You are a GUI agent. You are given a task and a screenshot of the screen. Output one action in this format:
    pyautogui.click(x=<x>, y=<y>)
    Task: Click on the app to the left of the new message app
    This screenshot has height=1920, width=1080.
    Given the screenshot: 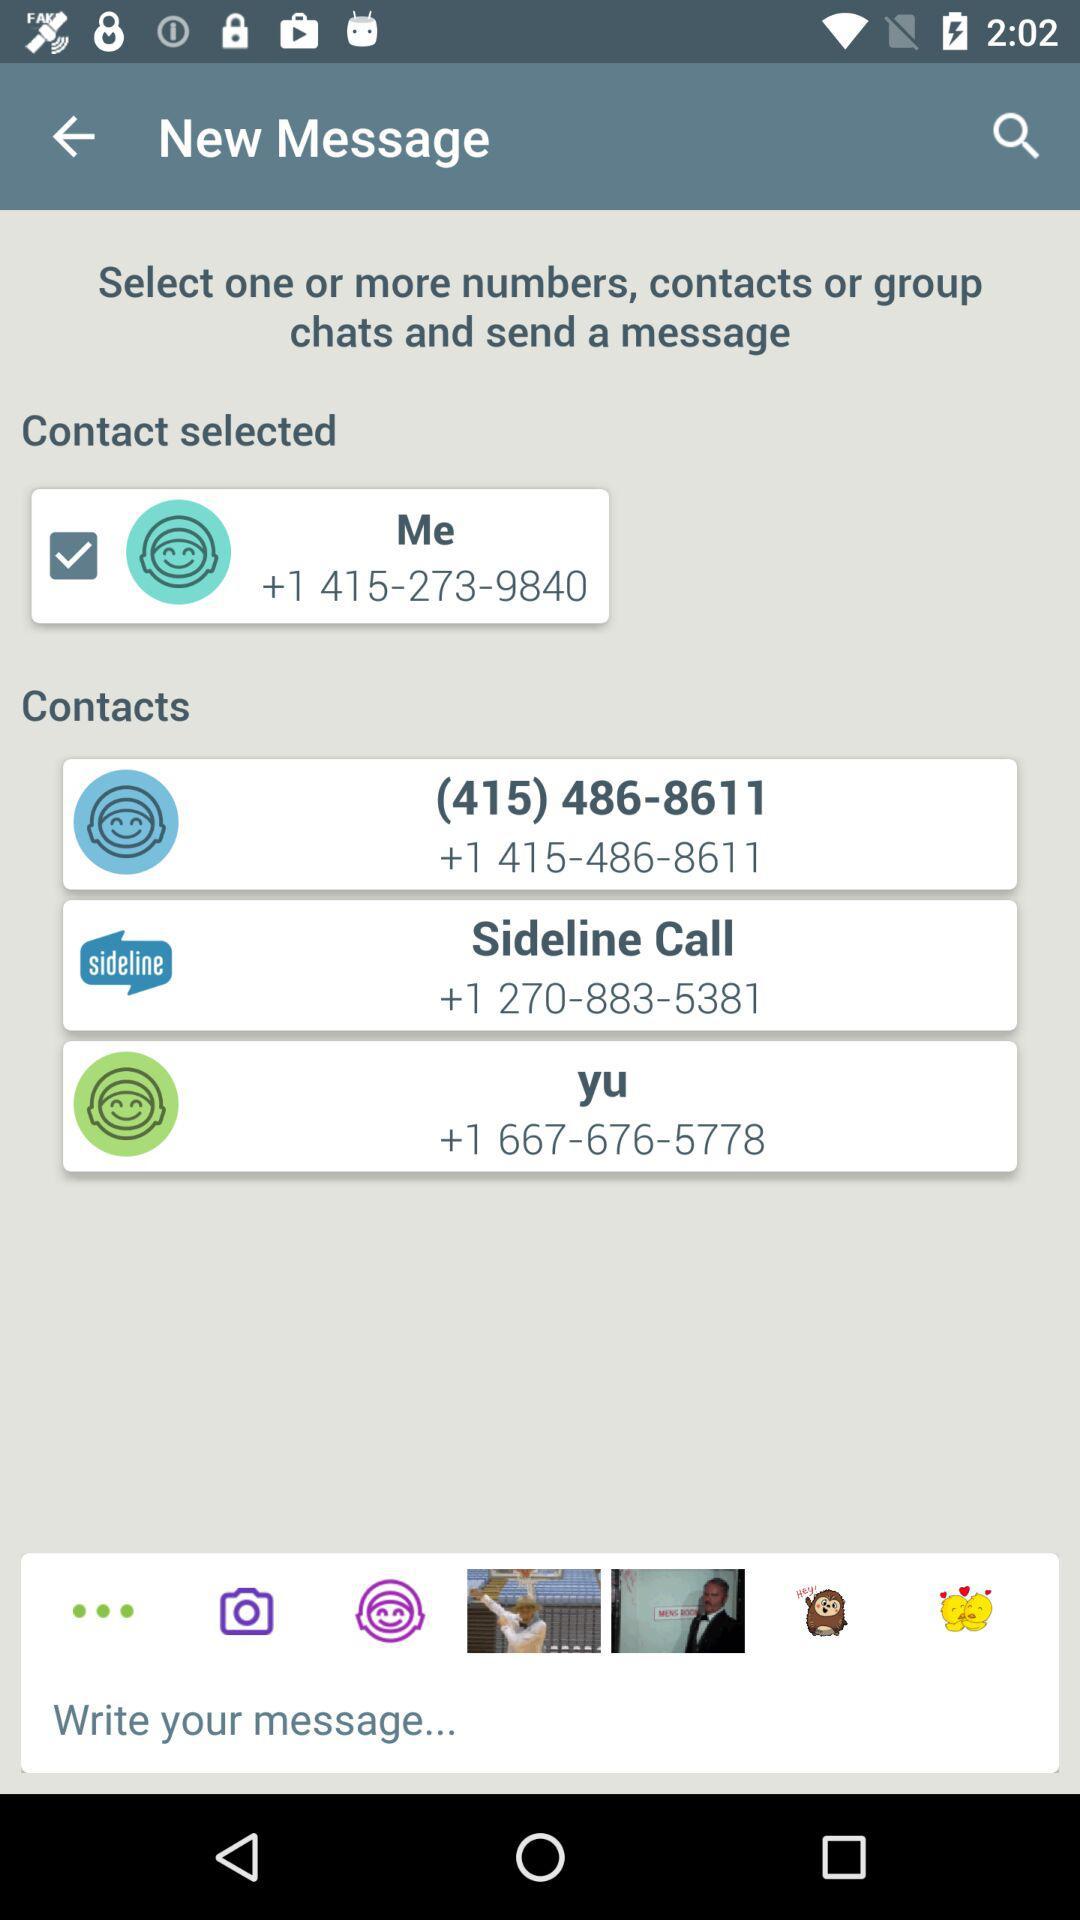 What is the action you would take?
    pyautogui.click(x=72, y=135)
    